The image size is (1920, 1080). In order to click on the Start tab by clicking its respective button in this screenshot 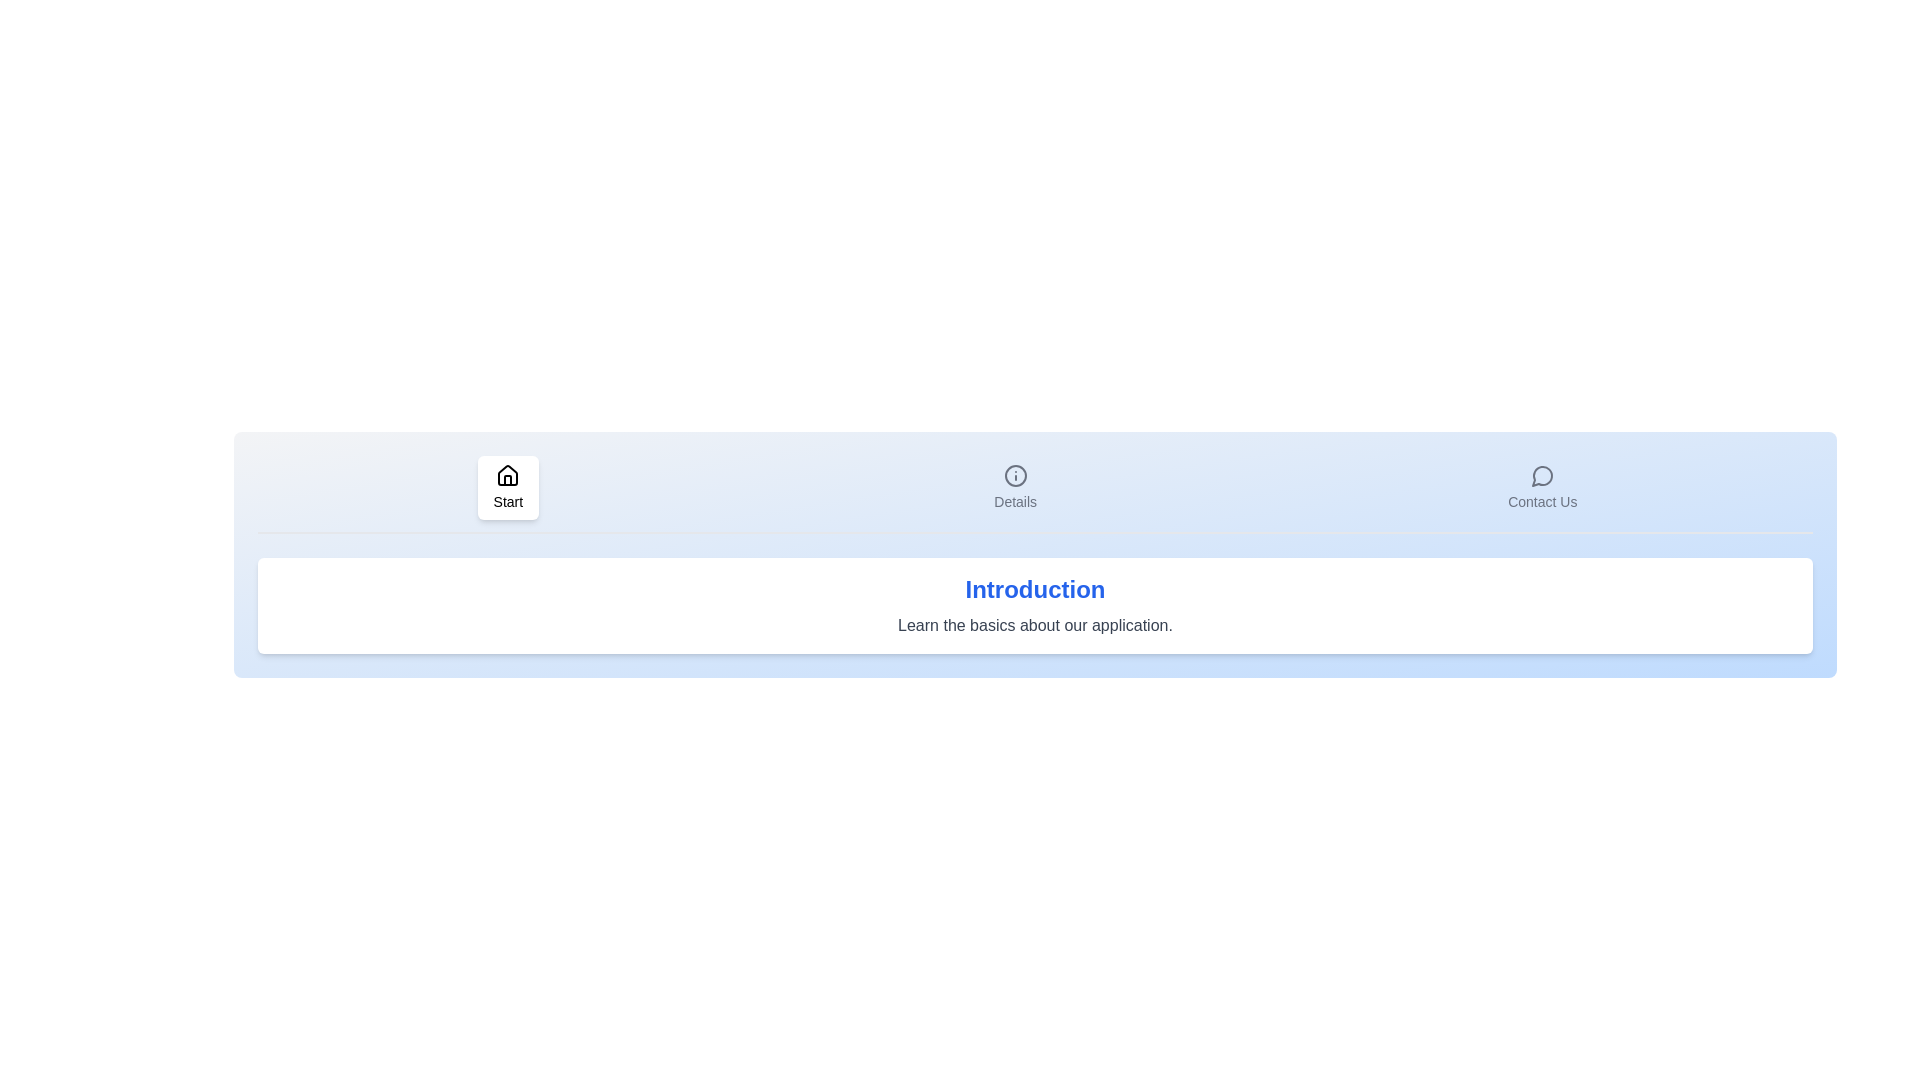, I will do `click(508, 488)`.